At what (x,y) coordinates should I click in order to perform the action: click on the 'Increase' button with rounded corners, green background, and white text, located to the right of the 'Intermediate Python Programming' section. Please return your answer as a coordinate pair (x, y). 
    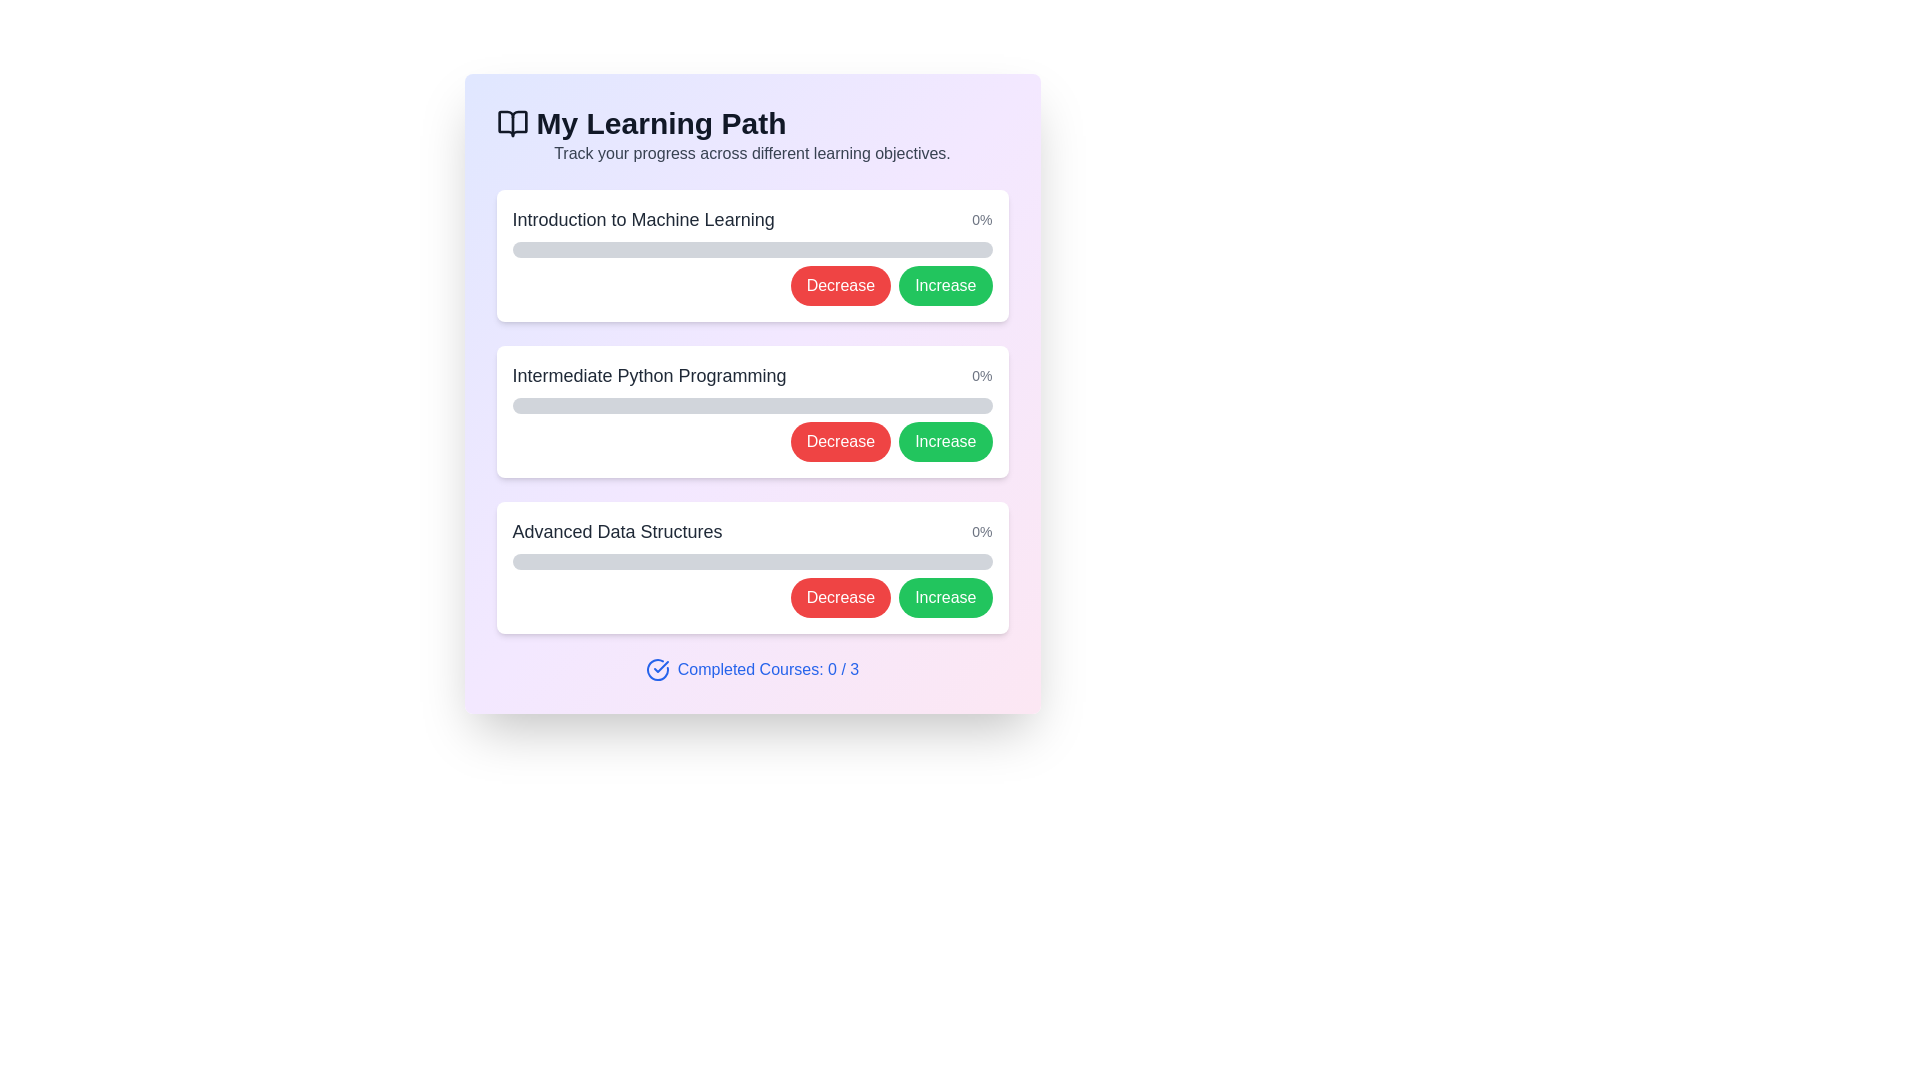
    Looking at the image, I should click on (944, 441).